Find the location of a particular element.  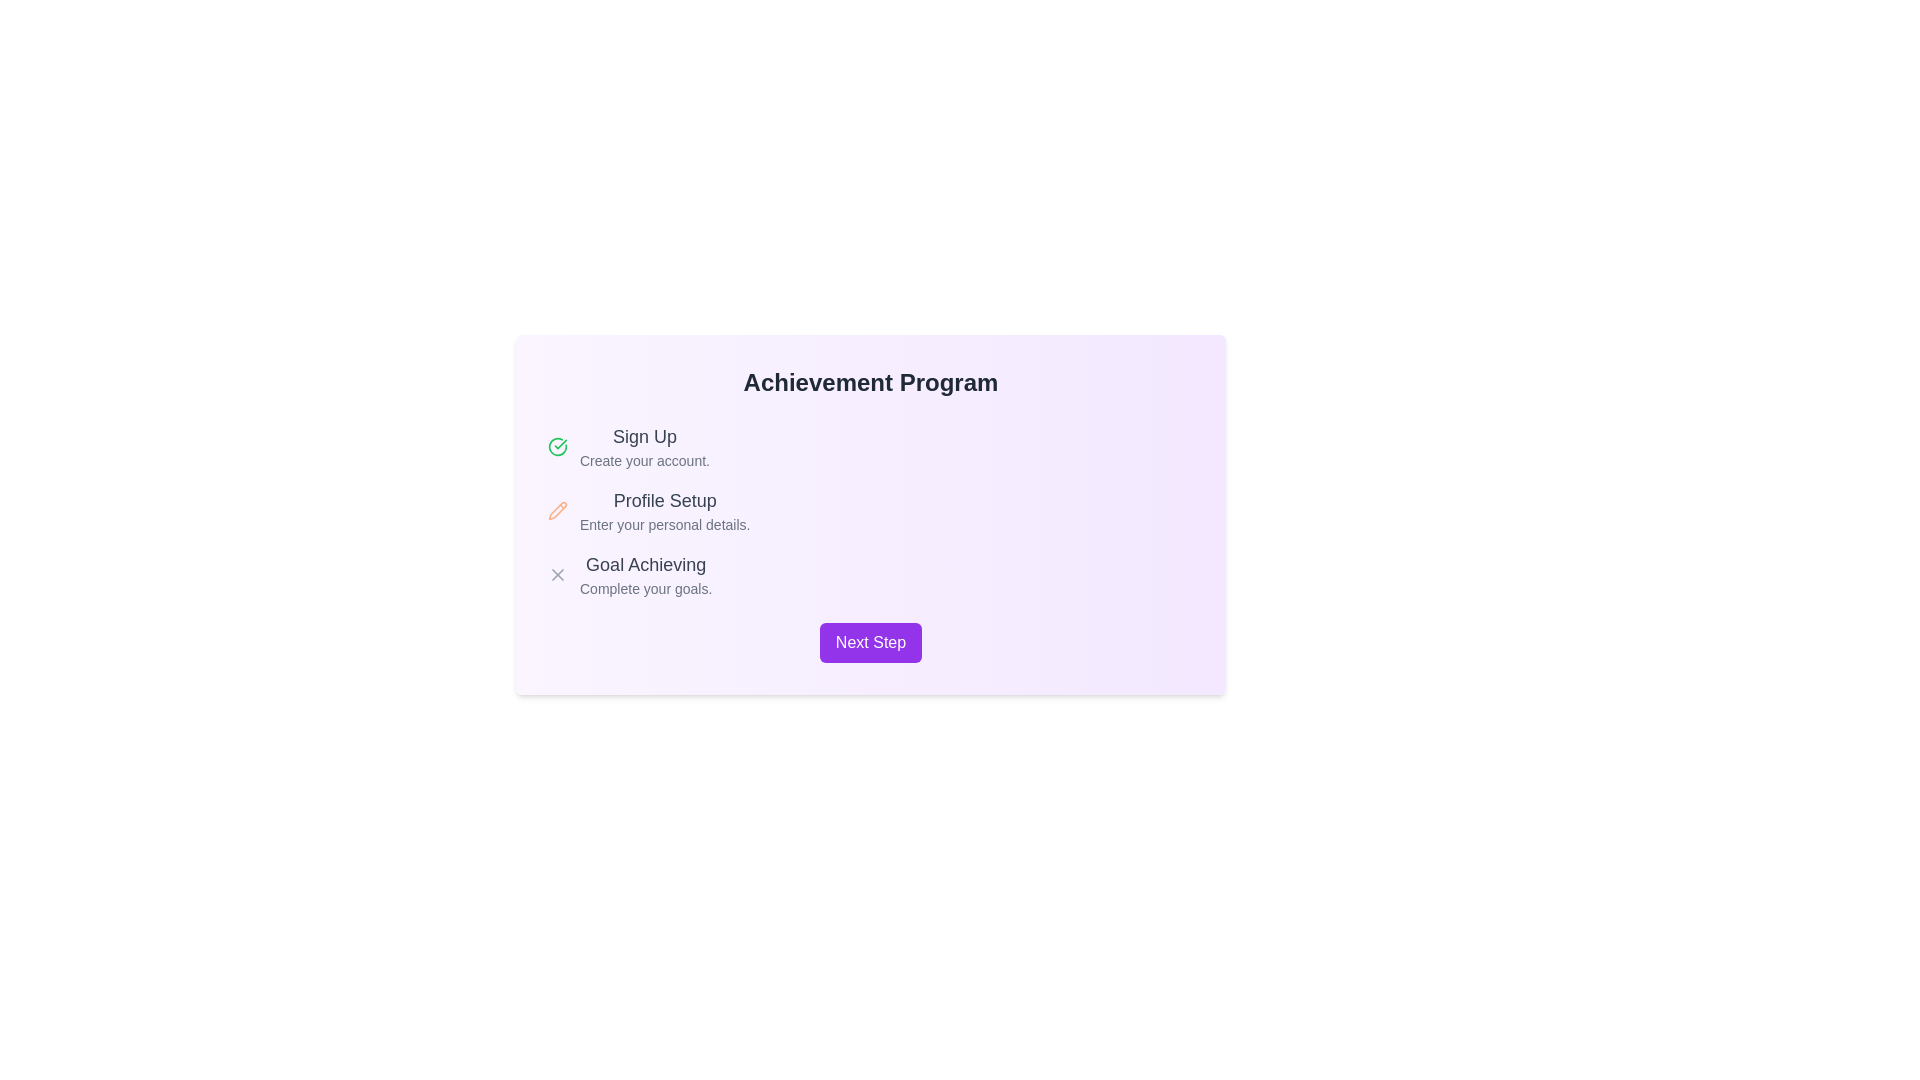

the static text label indicating the current or completed state within the 'Achievement Program' section, located above the text 'Create your account.' is located at coordinates (644, 435).